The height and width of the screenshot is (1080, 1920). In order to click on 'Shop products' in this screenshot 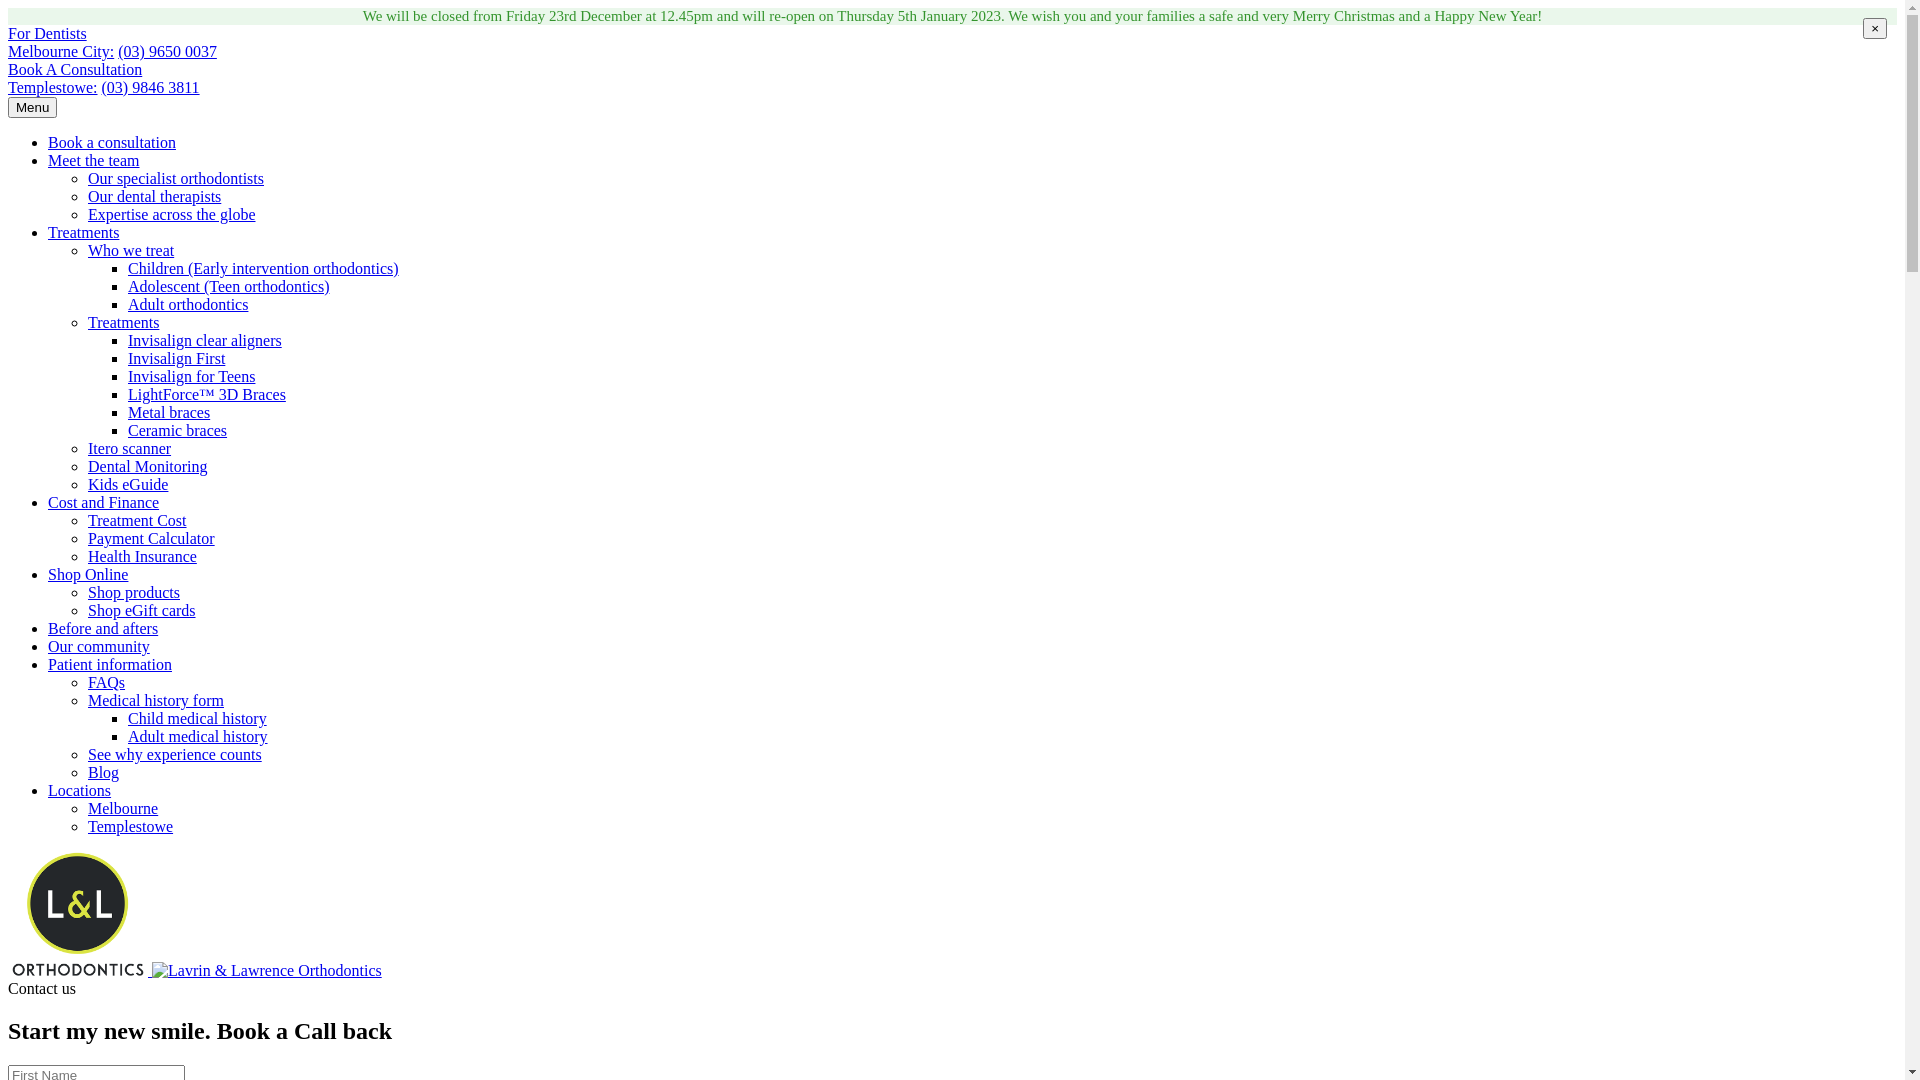, I will do `click(133, 591)`.